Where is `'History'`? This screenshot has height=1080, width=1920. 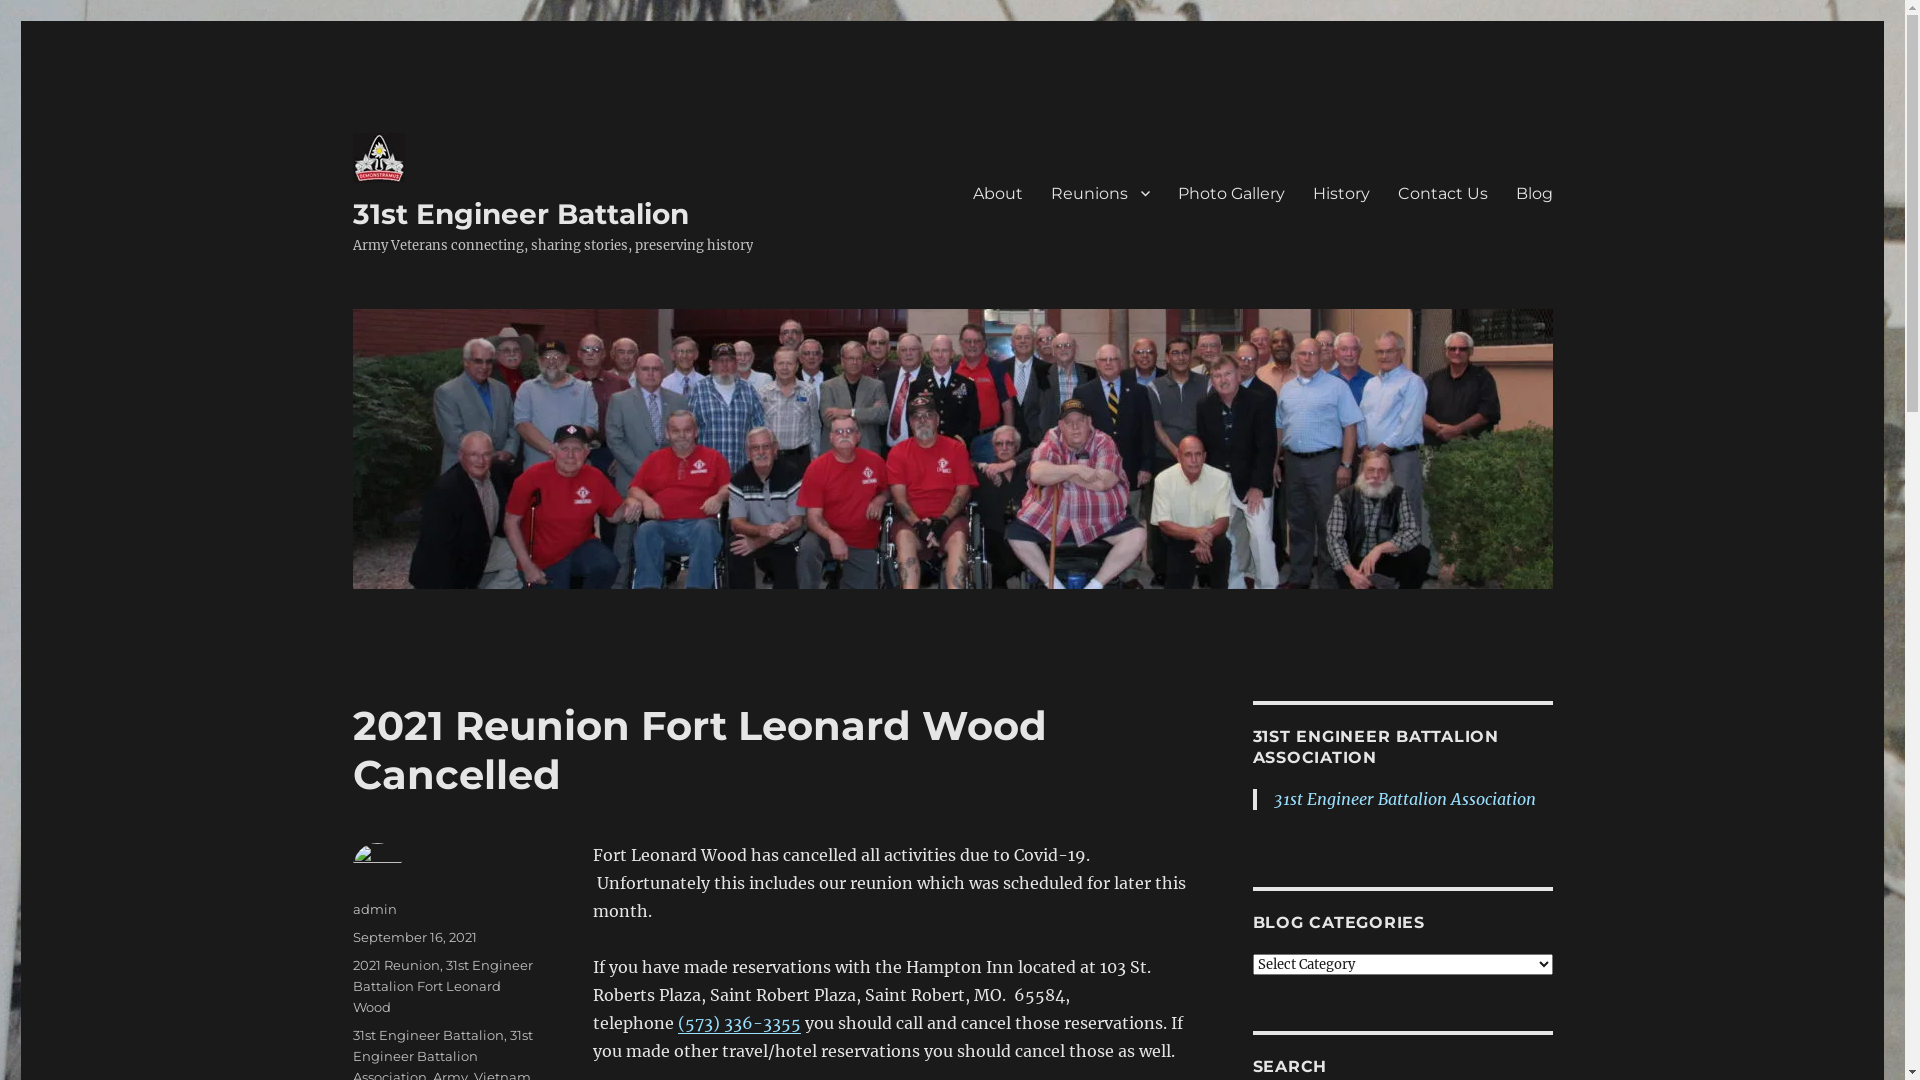 'History' is located at coordinates (1340, 192).